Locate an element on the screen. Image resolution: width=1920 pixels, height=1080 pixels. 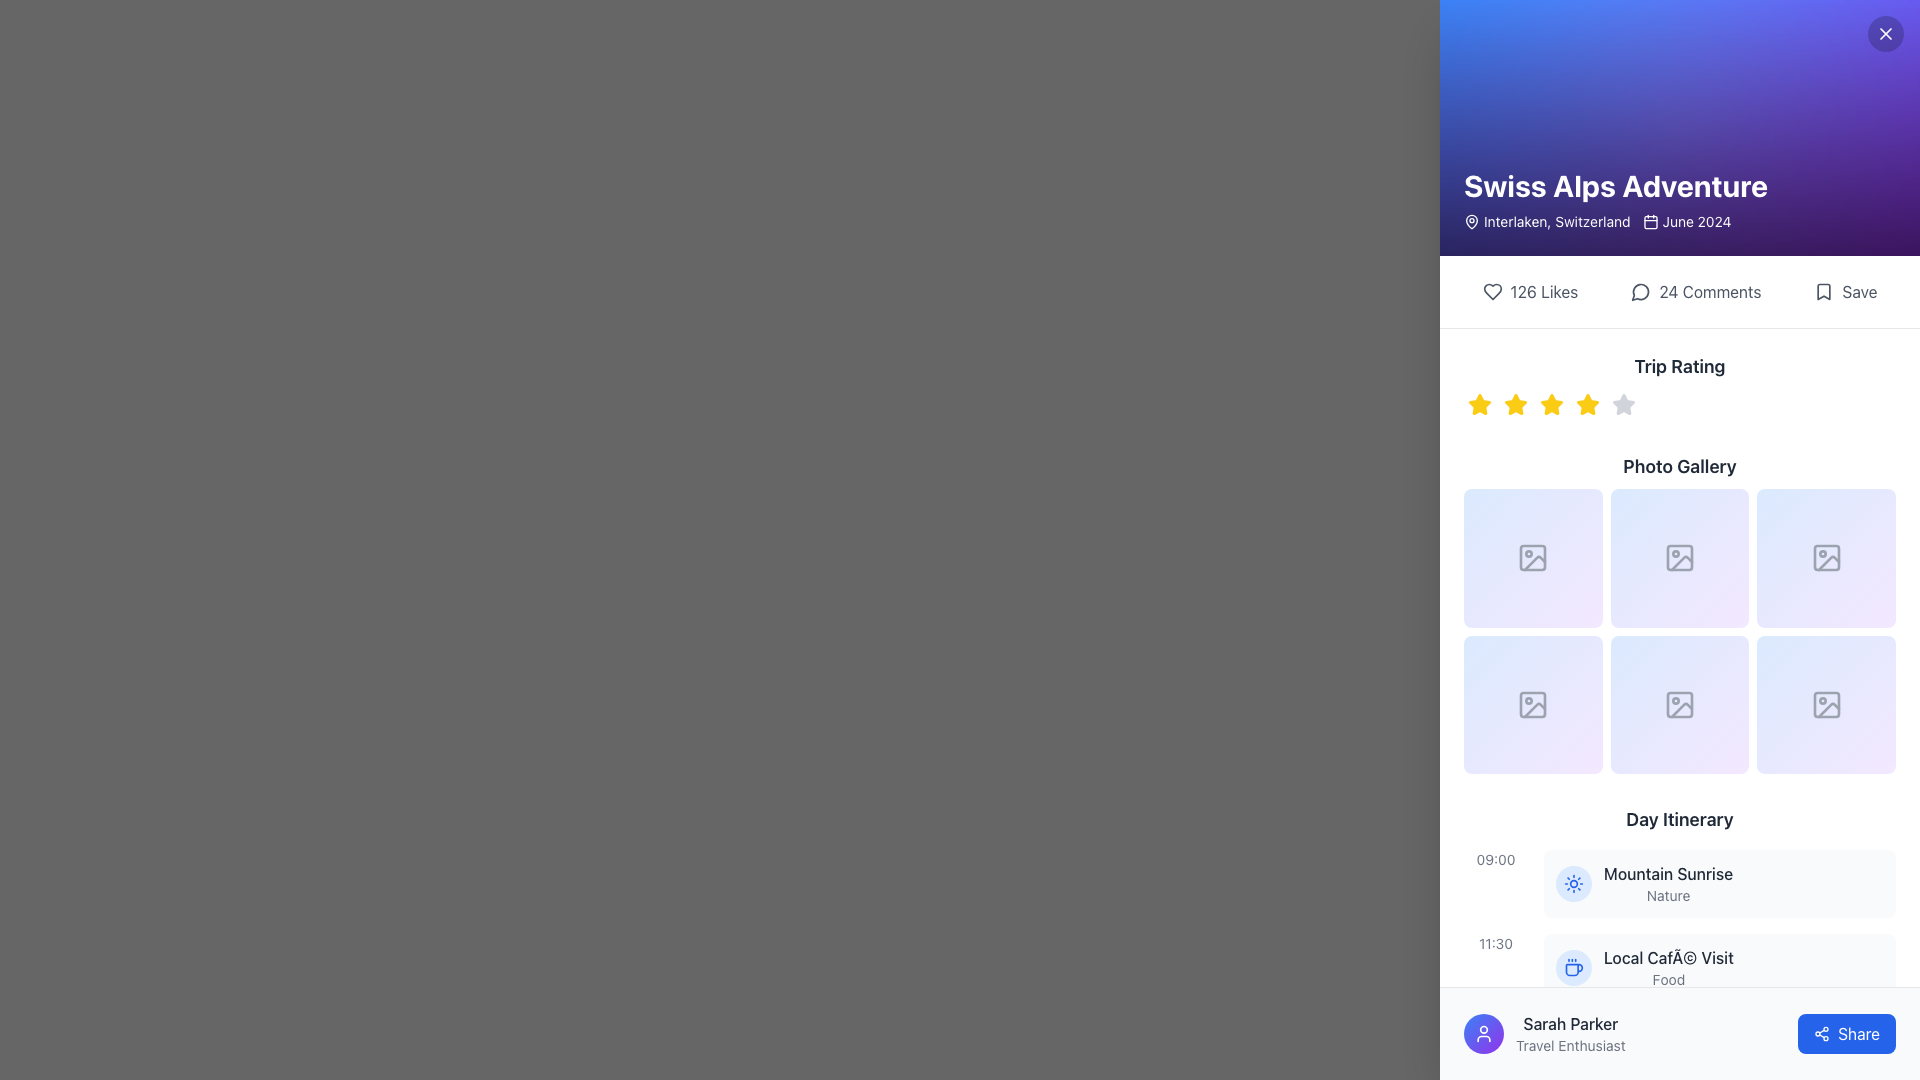
the interactive gallery item located in the bottom-rightmost position of the 3x3 grid under the 'Photo Gallery' header to interact with it is located at coordinates (1826, 704).